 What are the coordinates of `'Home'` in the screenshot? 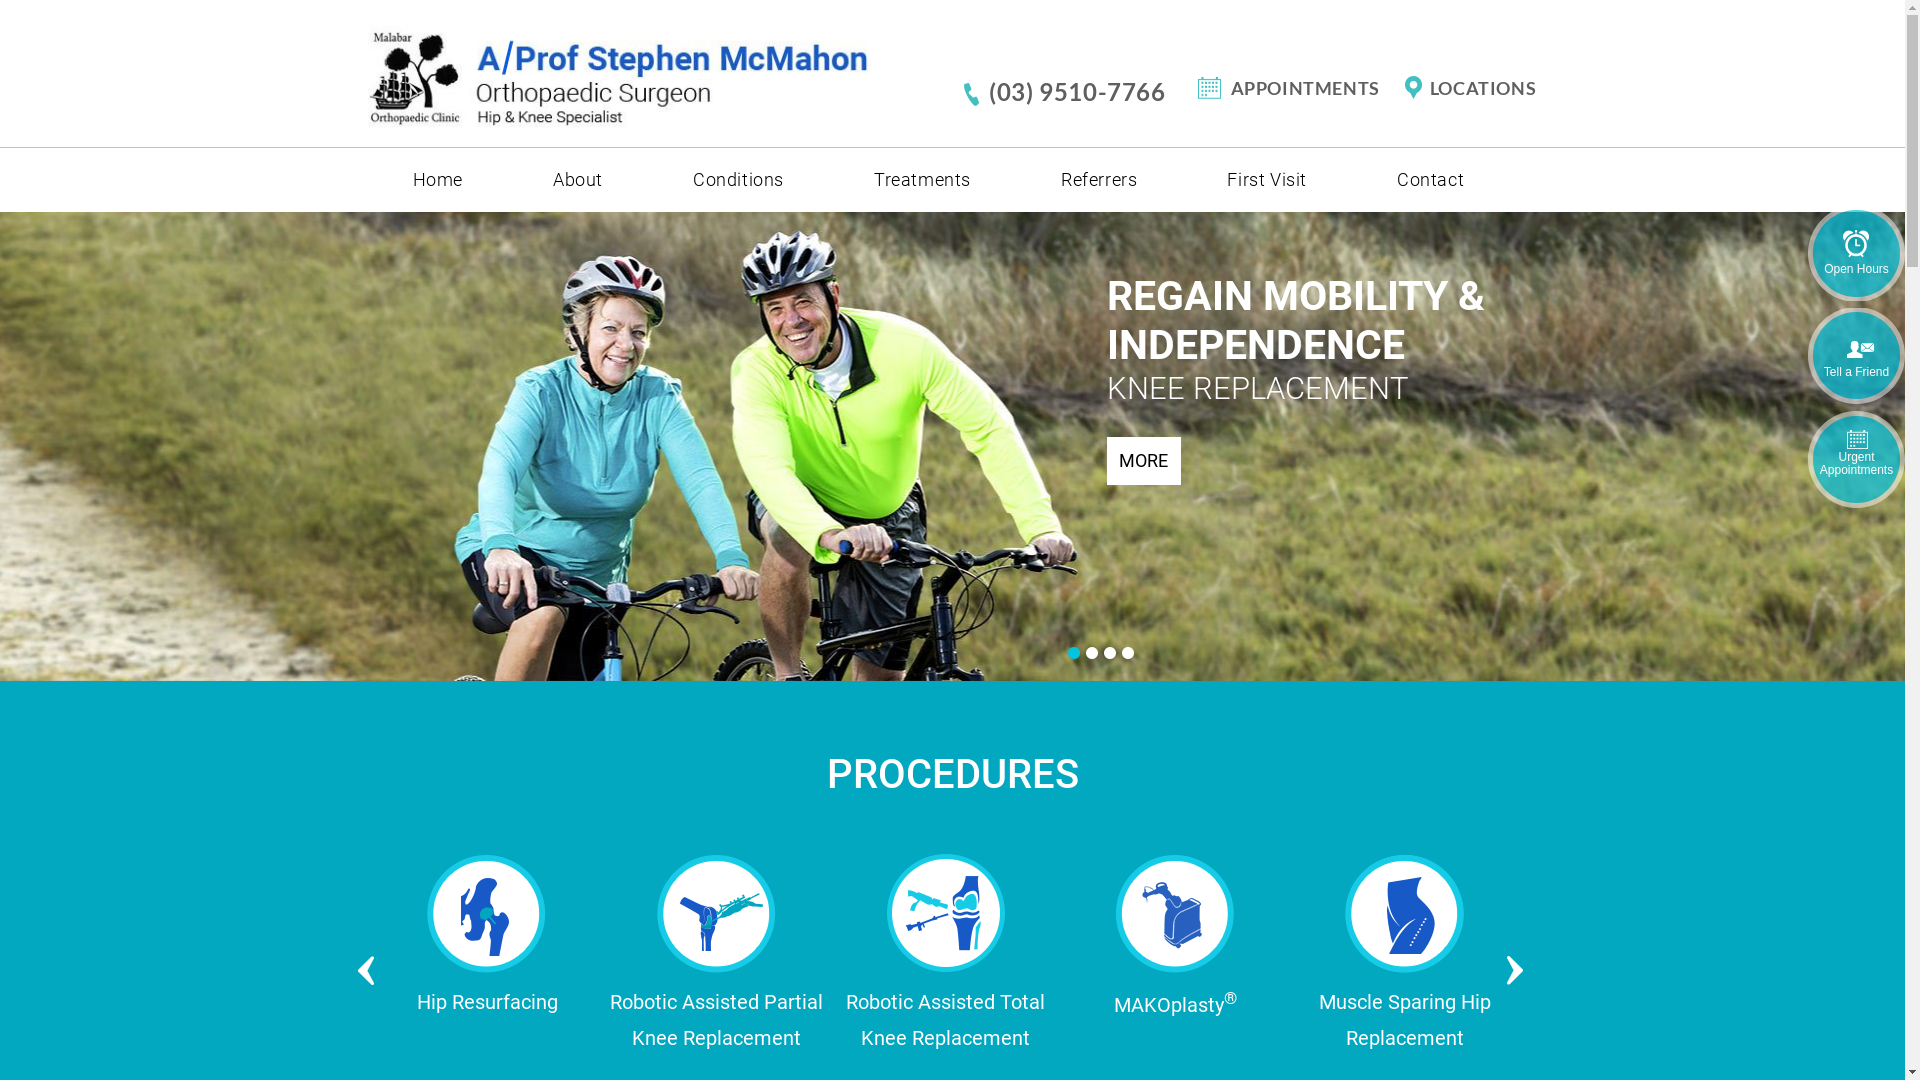 It's located at (436, 180).